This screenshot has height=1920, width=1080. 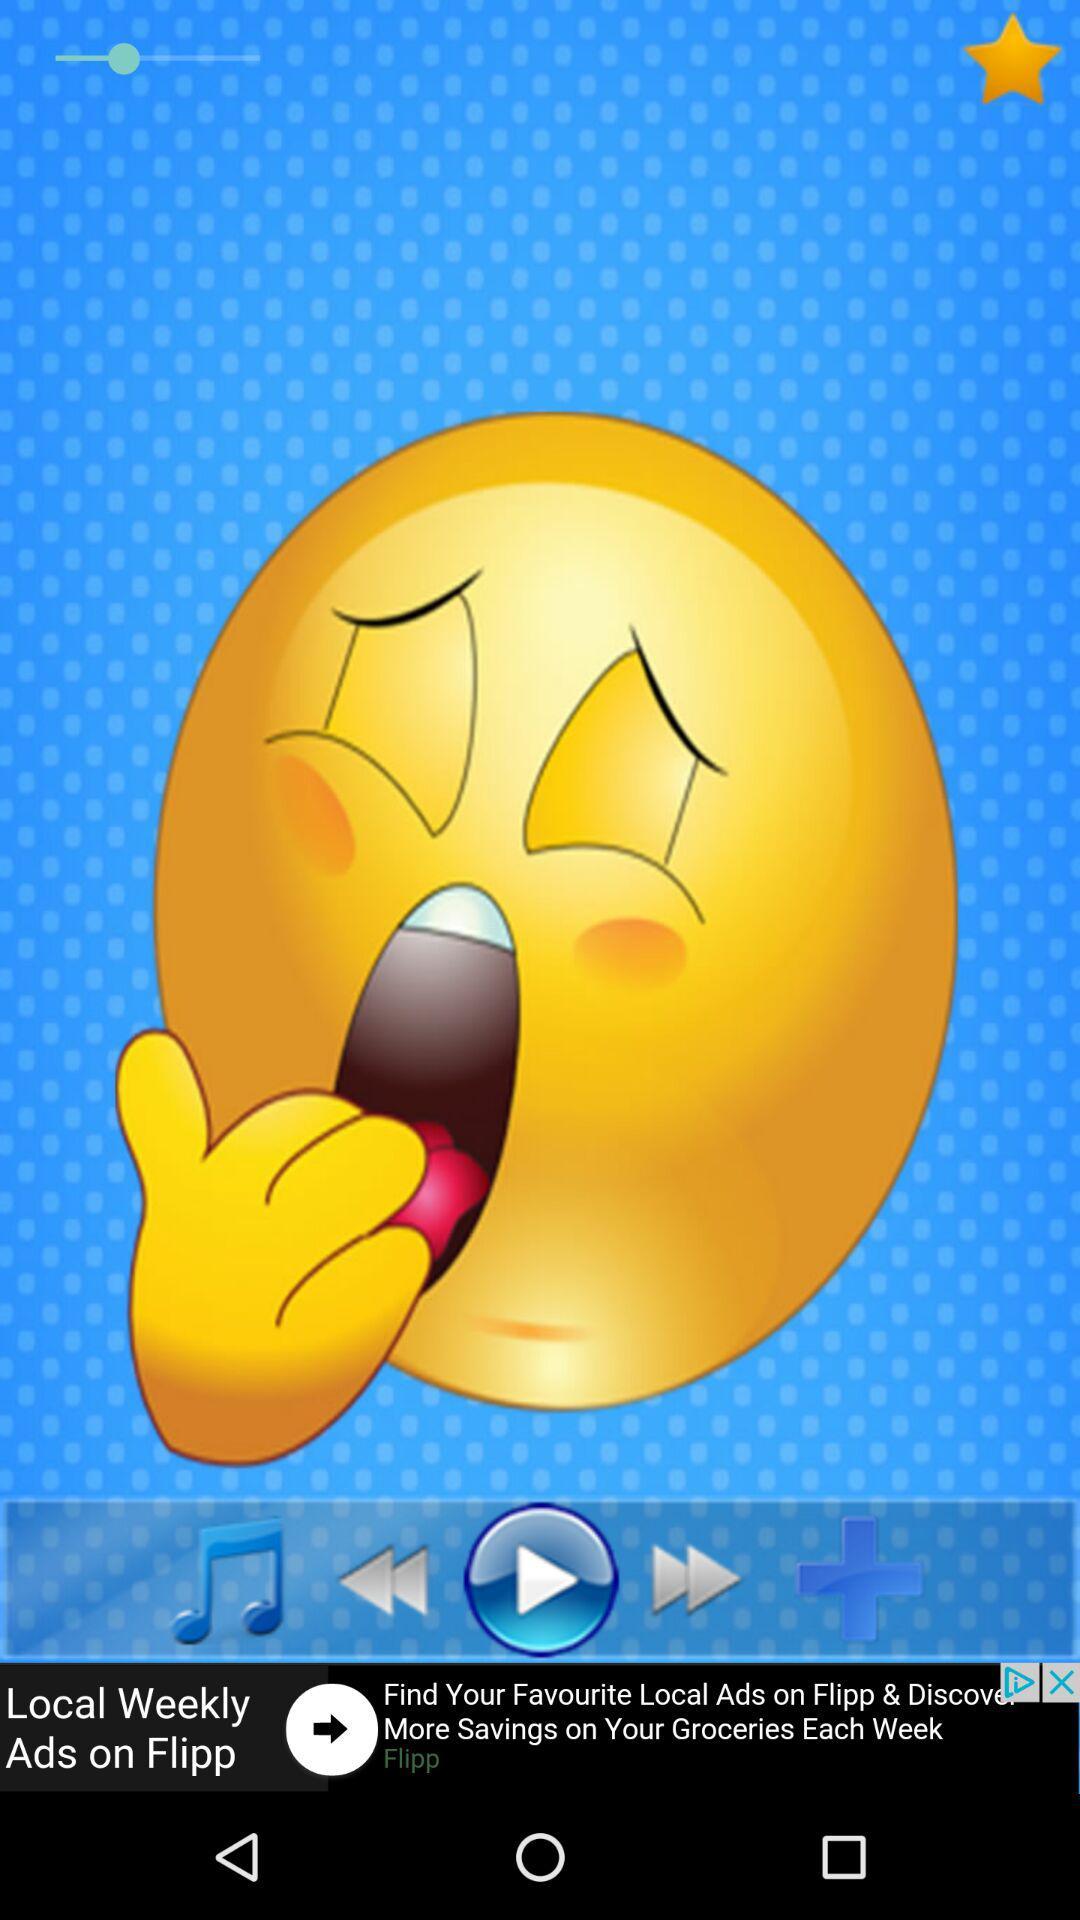 I want to click on previous, so click(x=371, y=1577).